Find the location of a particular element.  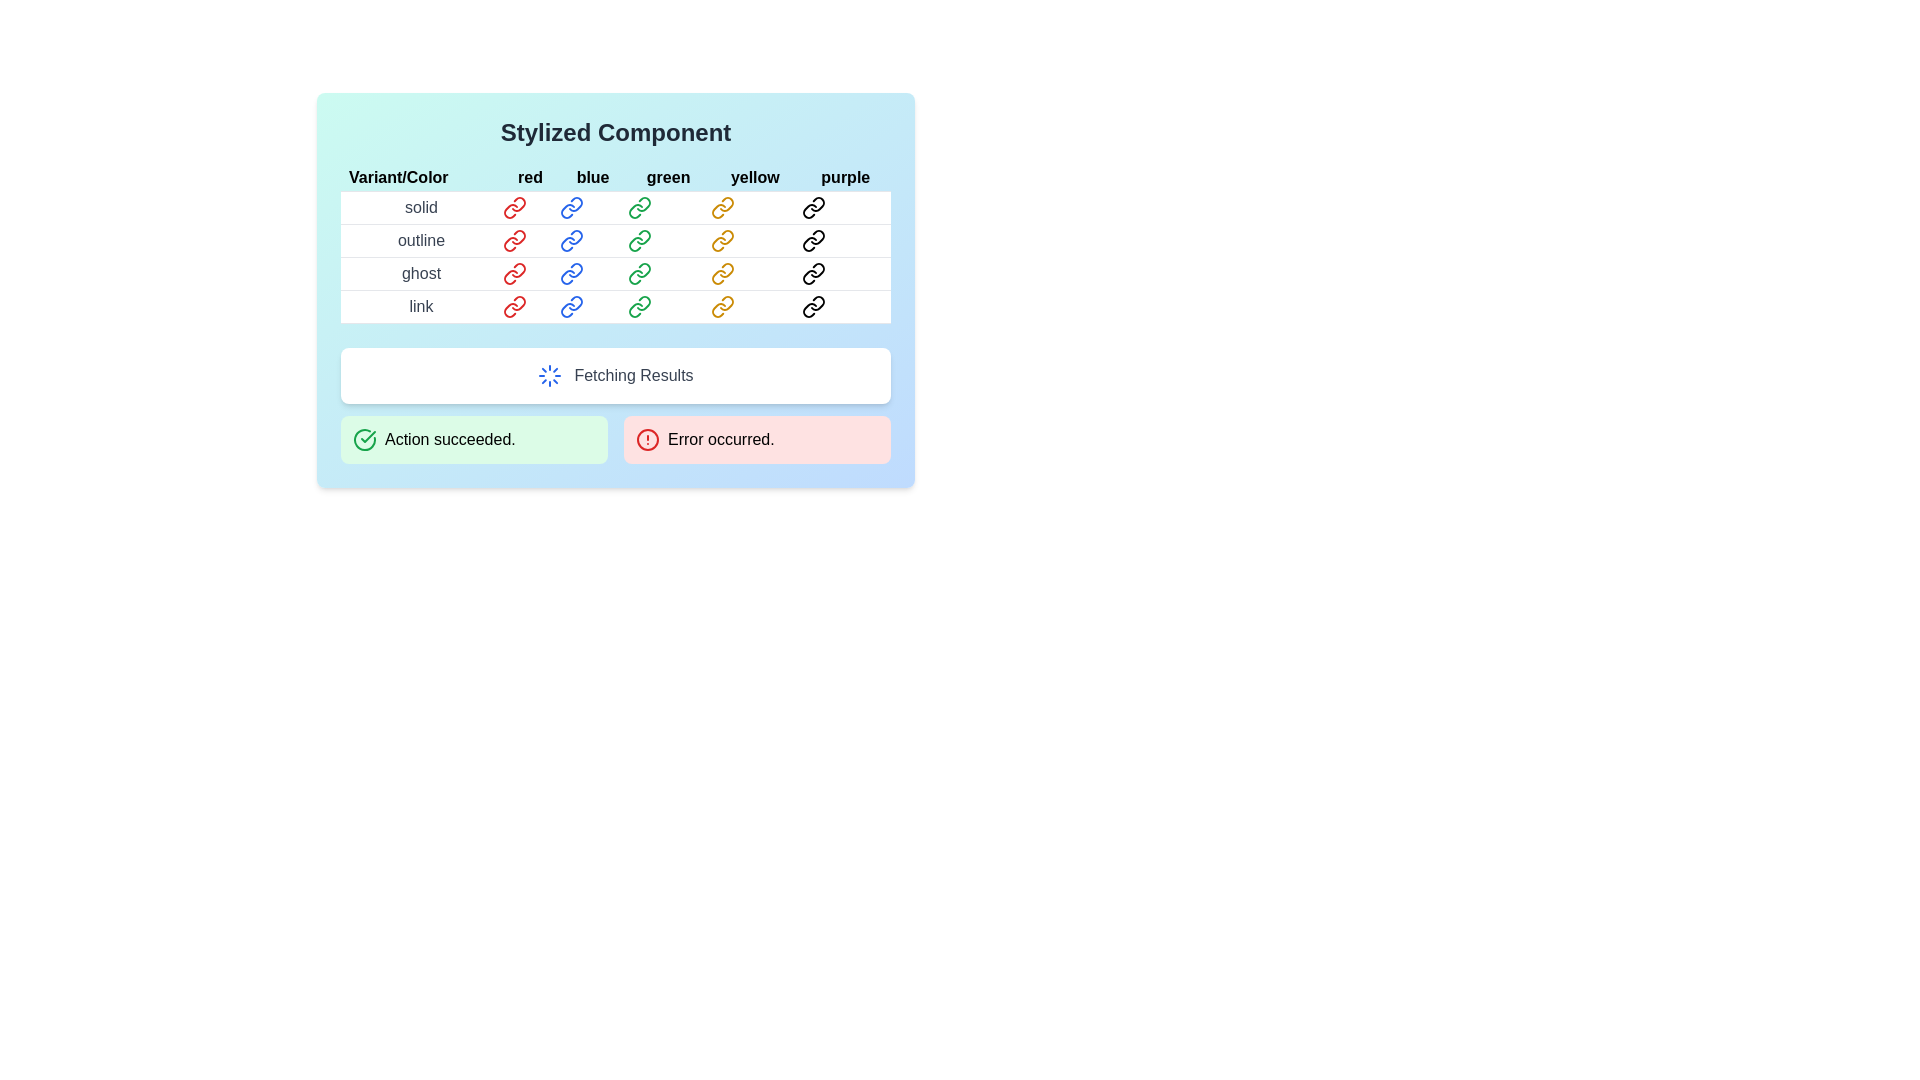

the clickable icon depicting a link, which is styled with a purple color and located in the 'ghost' row and 'purple' column of the table to trigger a tooltip or hover effect is located at coordinates (813, 273).